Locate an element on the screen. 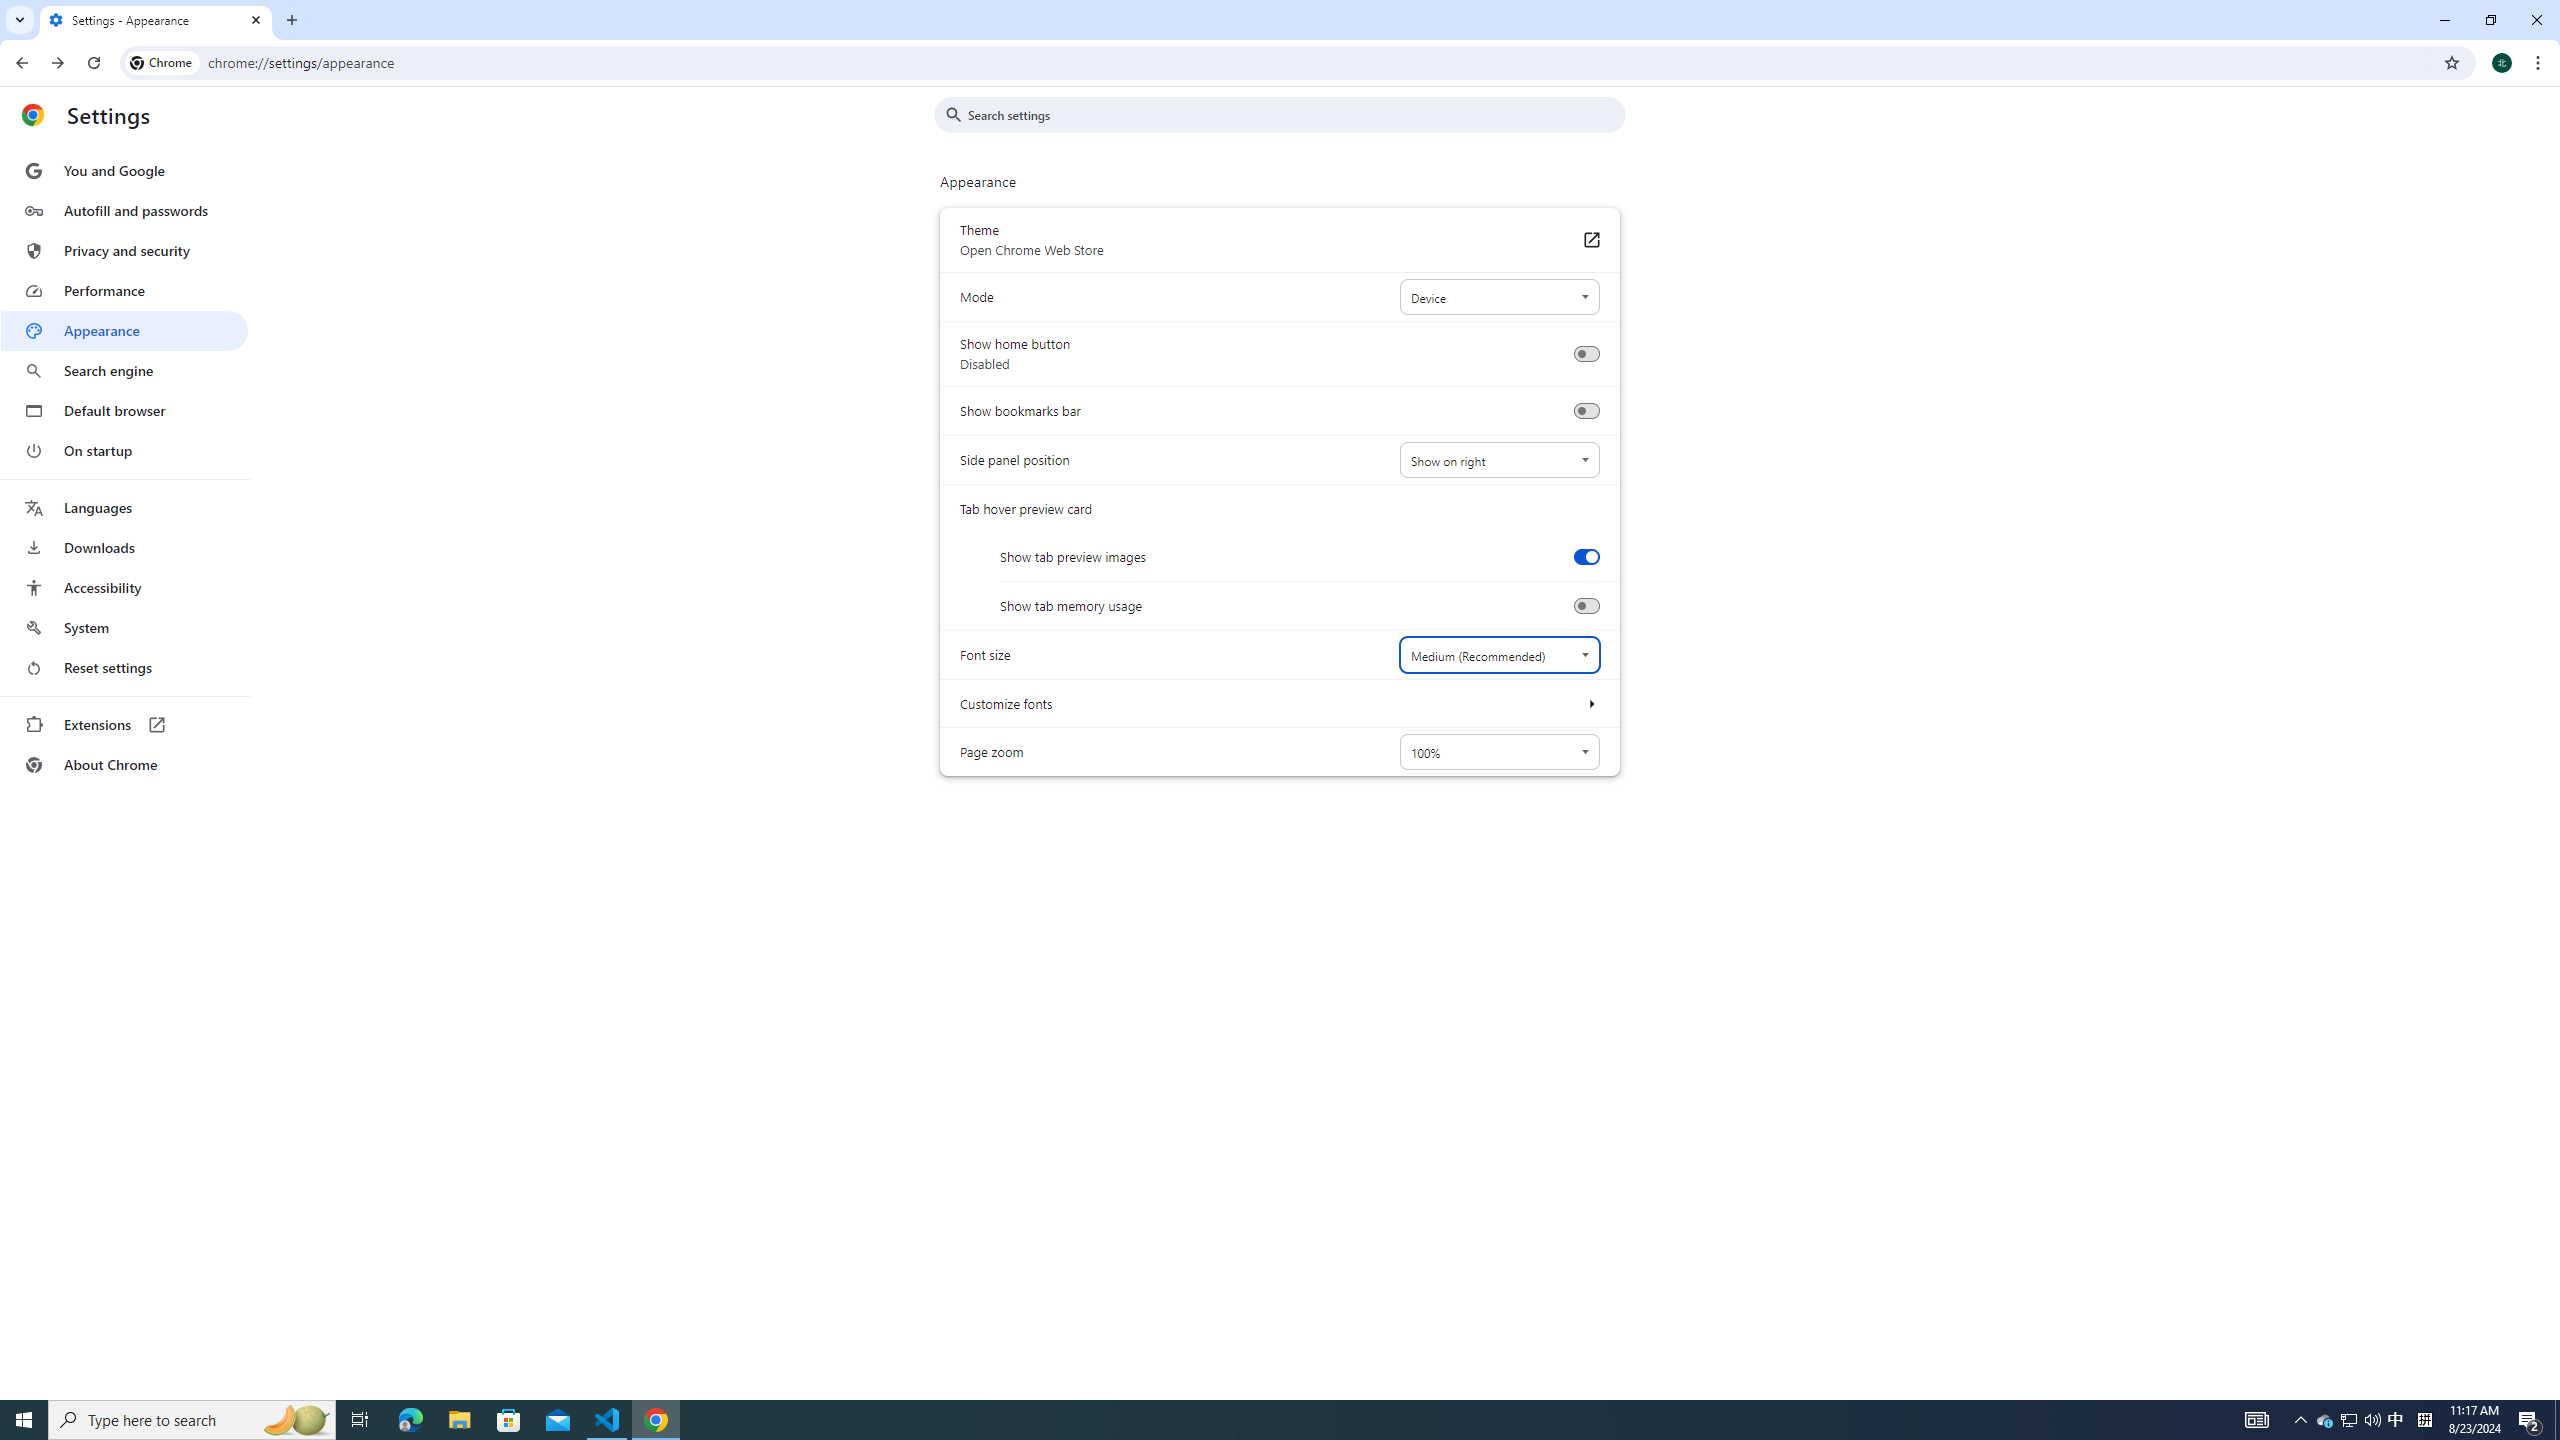  'Show bookmarks bar' is located at coordinates (1585, 410).